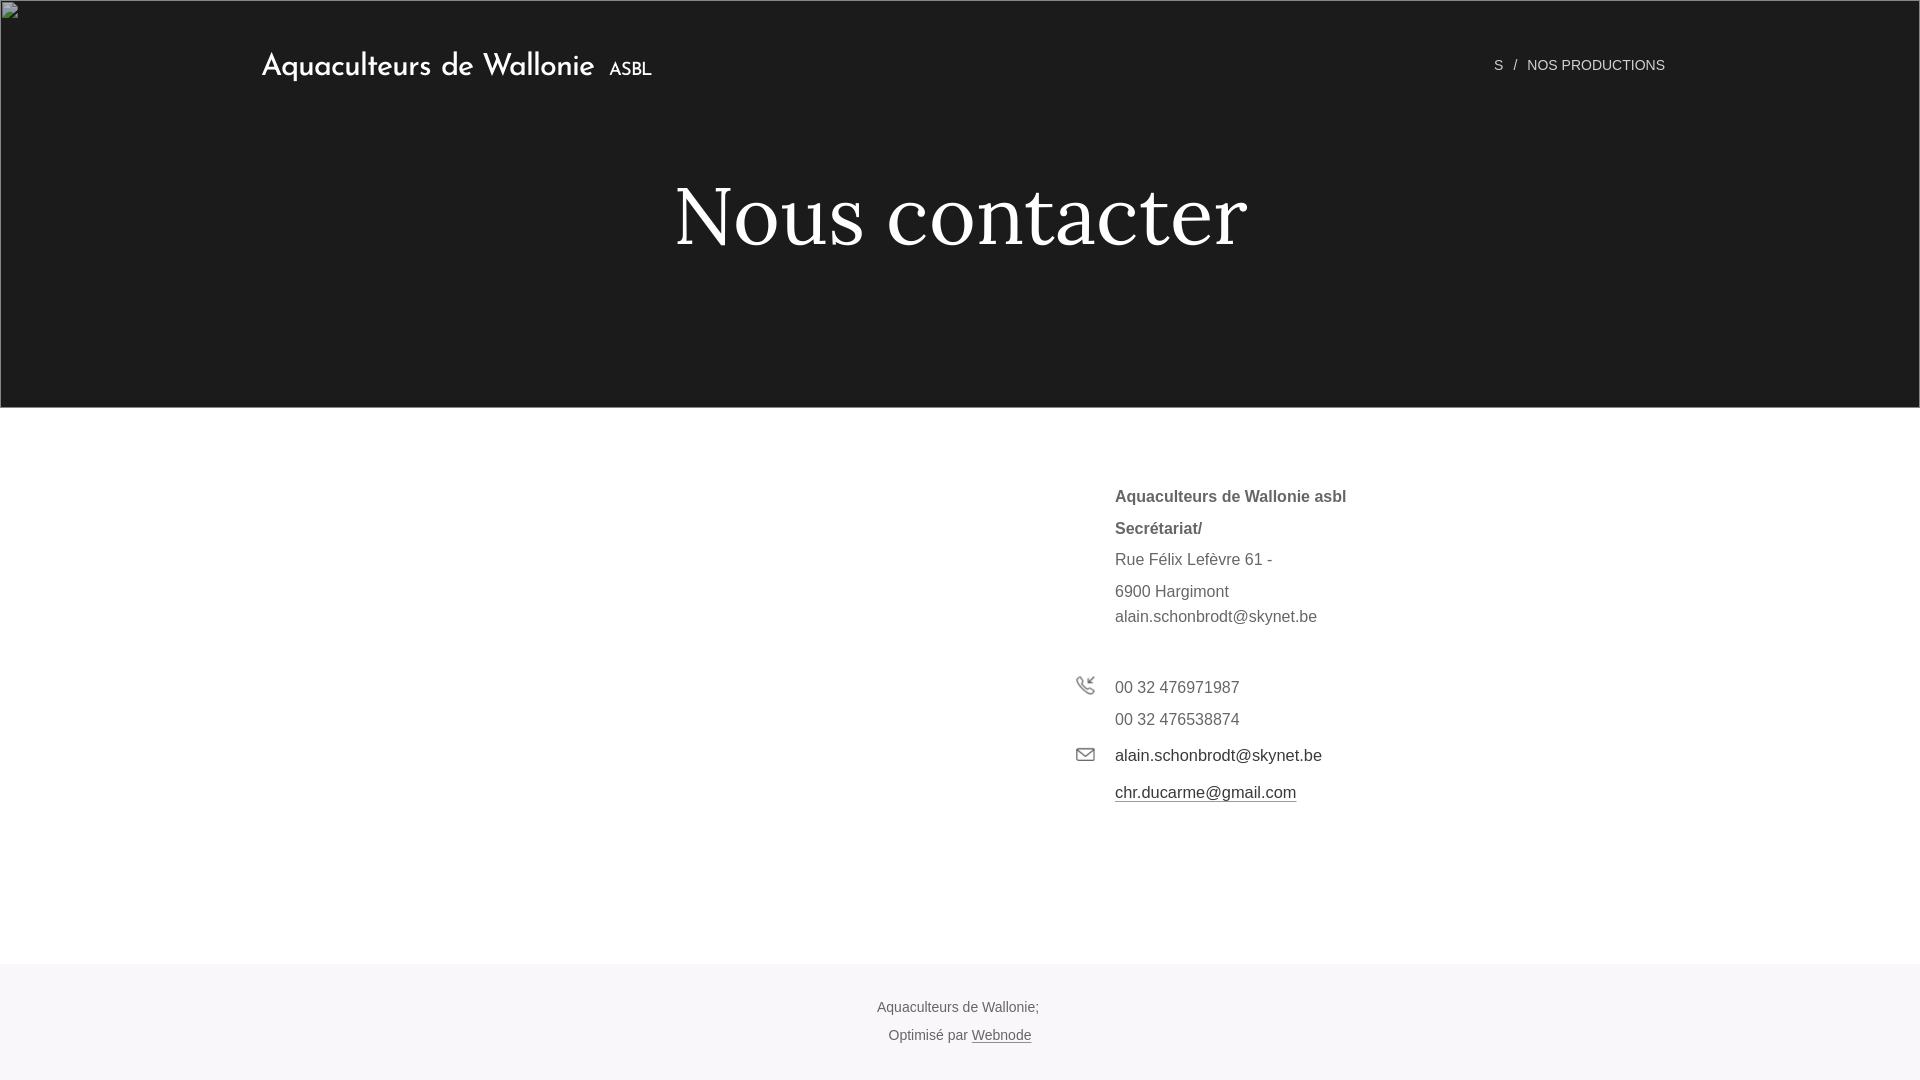 The image size is (1920, 1080). Describe the element at coordinates (1597, 64) in the screenshot. I see `'NOS PRODUCTIONS'` at that location.